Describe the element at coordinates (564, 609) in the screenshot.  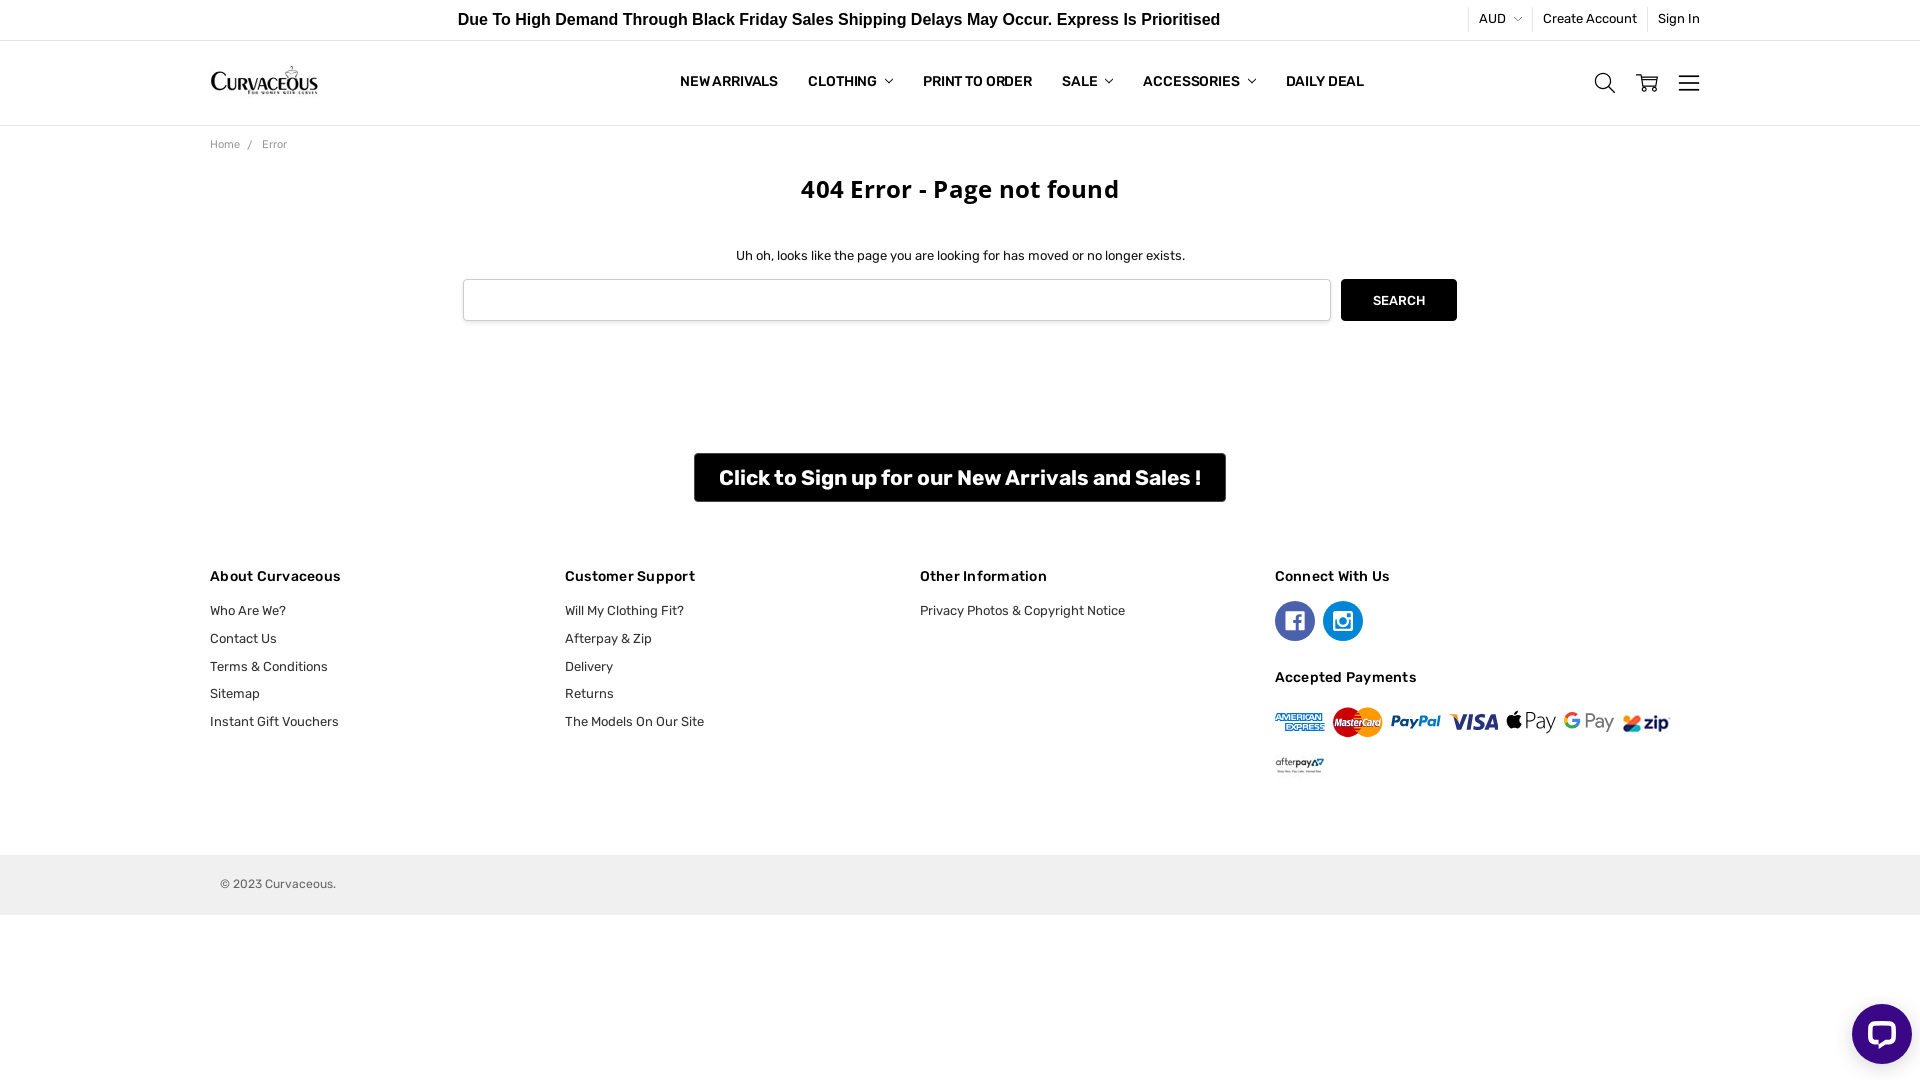
I see `'Will My Clothing Fit?'` at that location.